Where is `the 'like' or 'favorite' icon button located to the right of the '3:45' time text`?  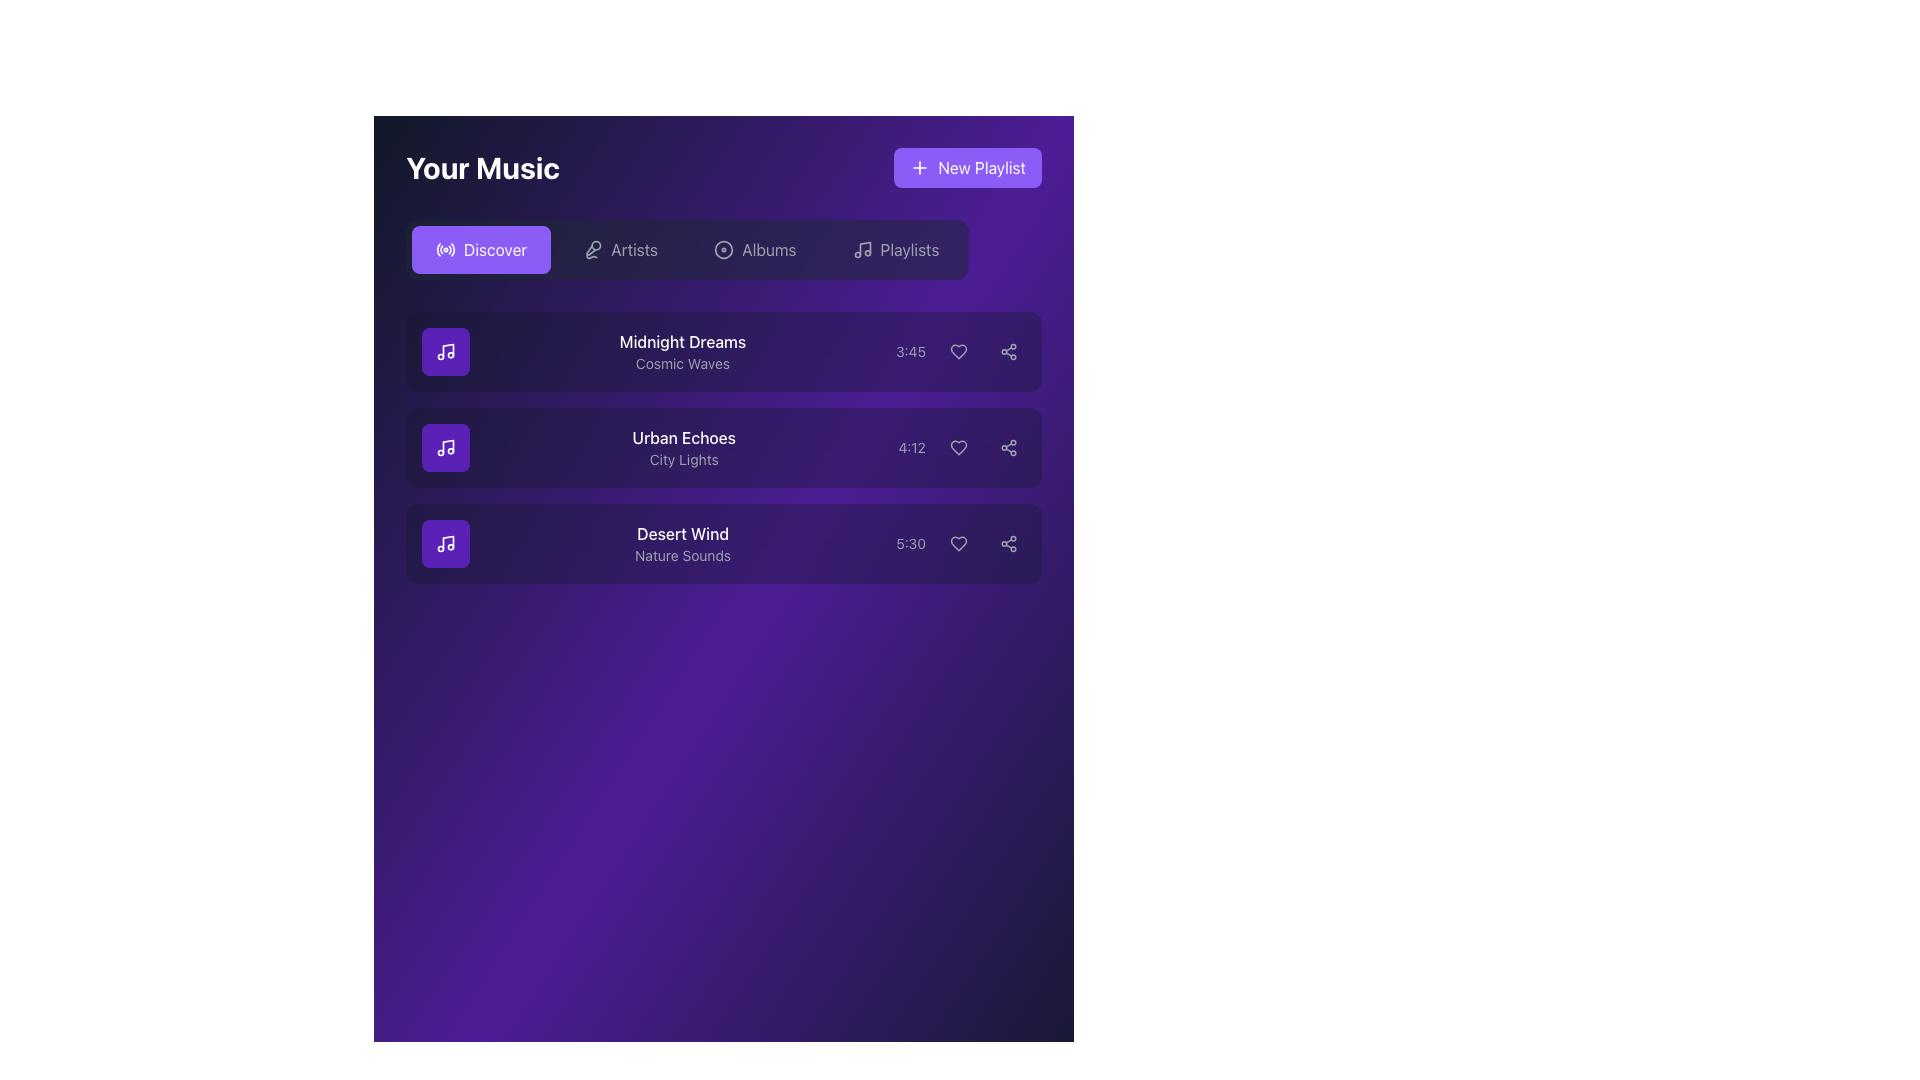 the 'like' or 'favorite' icon button located to the right of the '3:45' time text is located at coordinates (958, 350).